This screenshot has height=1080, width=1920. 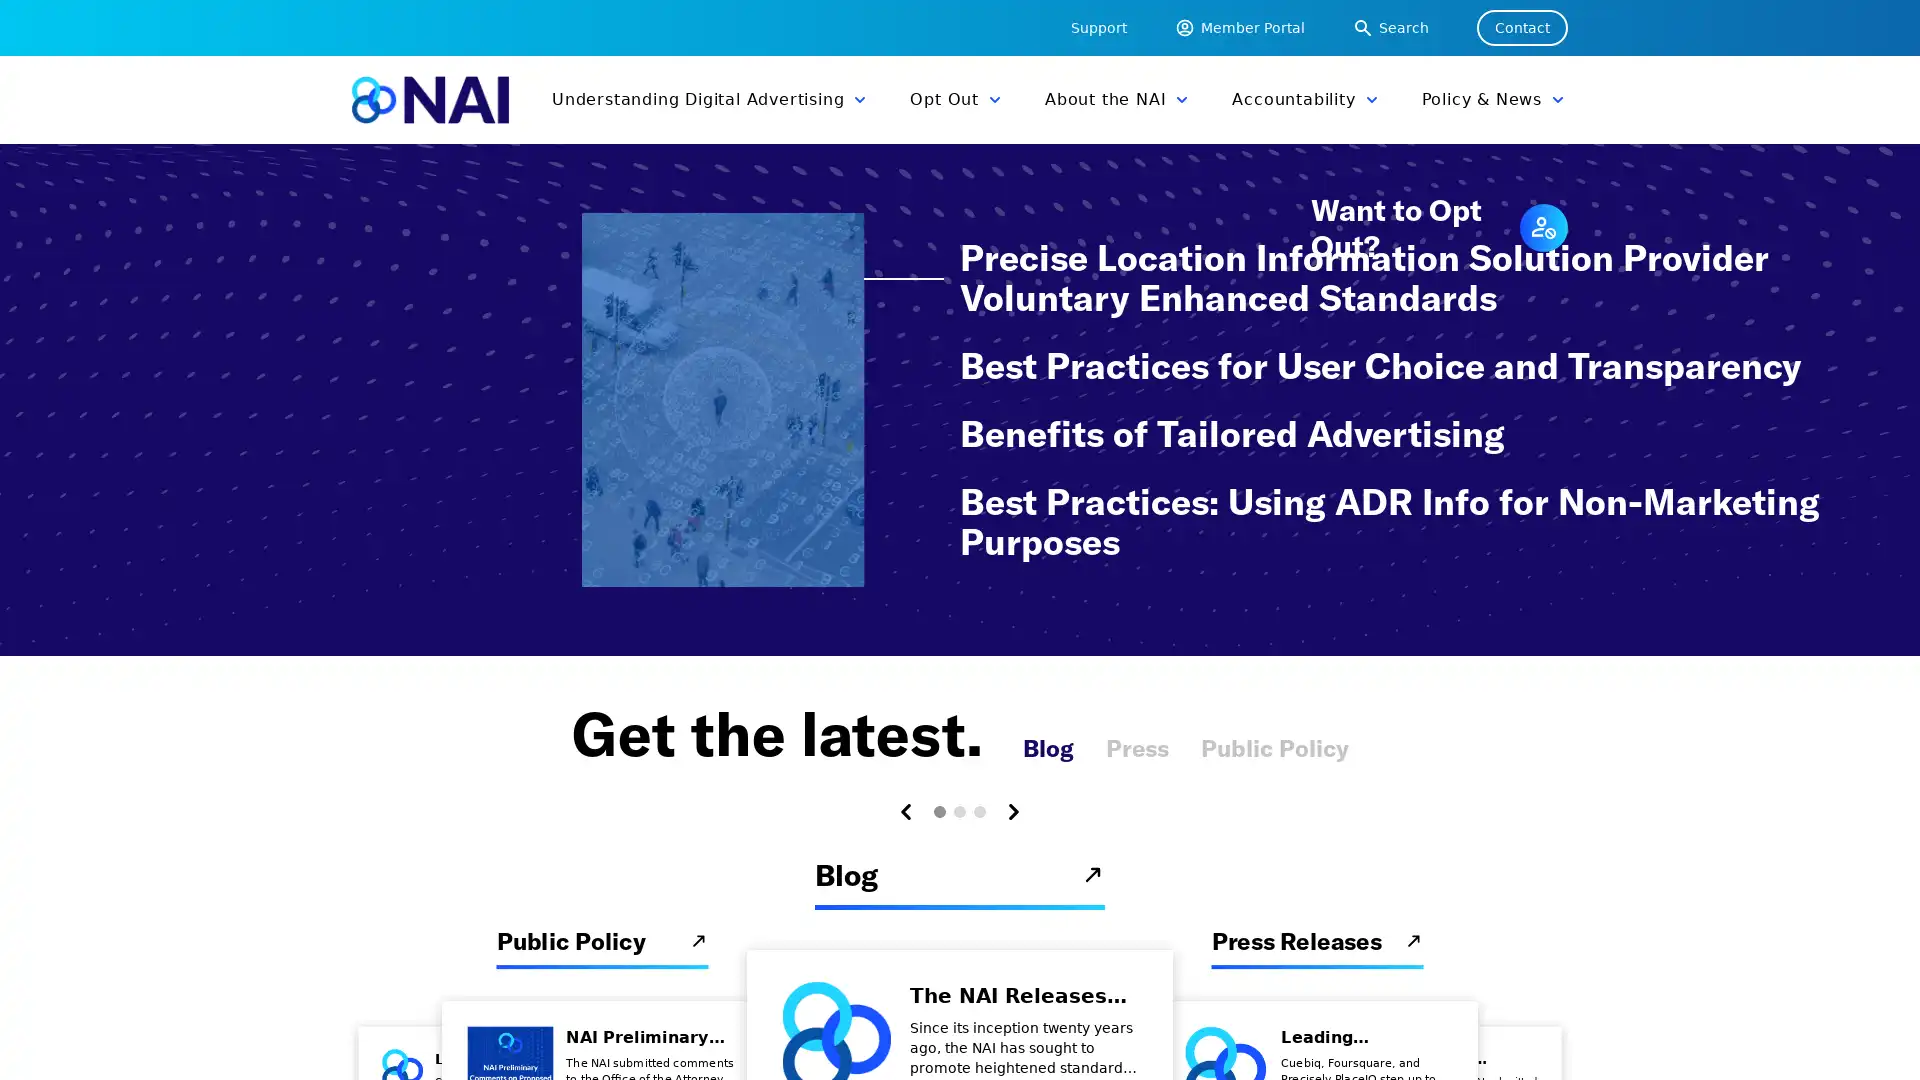 I want to click on Press, so click(x=1136, y=748).